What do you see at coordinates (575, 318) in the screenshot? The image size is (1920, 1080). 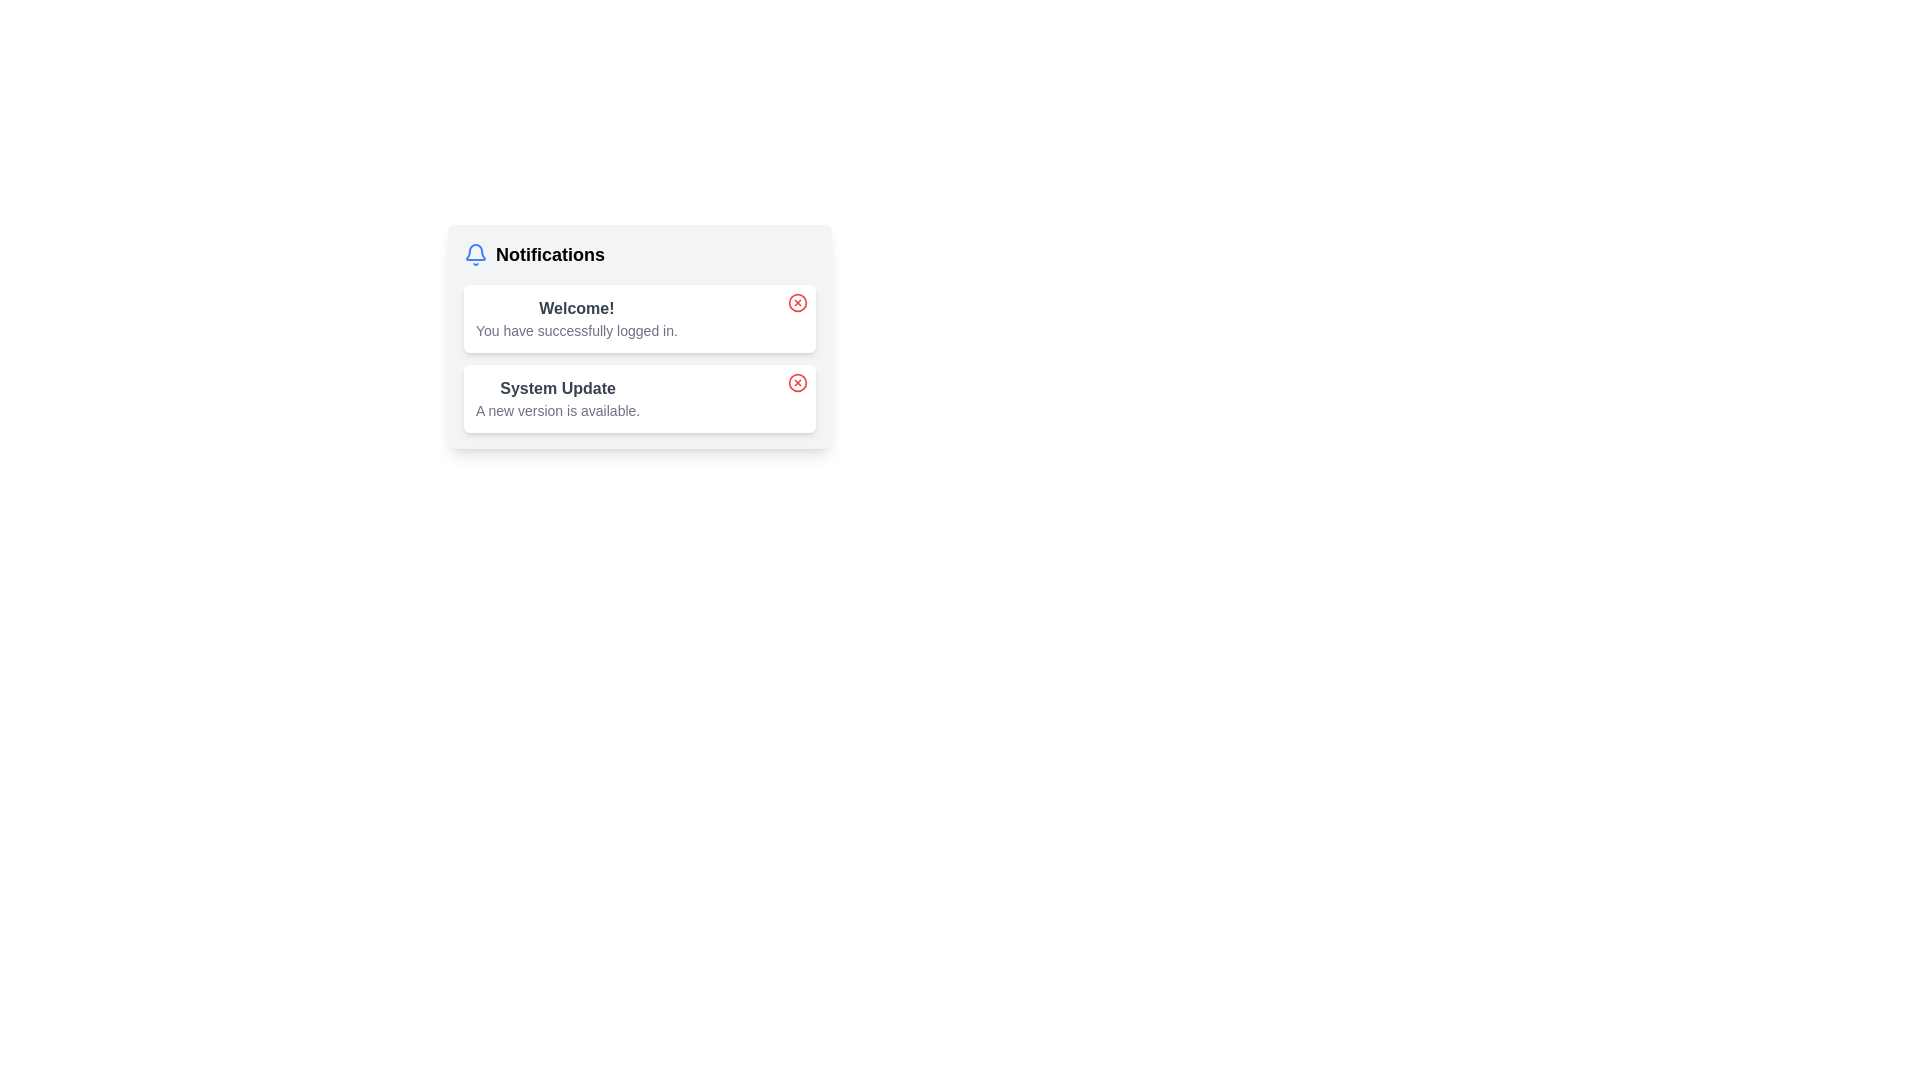 I see `the static text block that serves as a notification message indicating successful login, located in the central area of the notifications section` at bounding box center [575, 318].